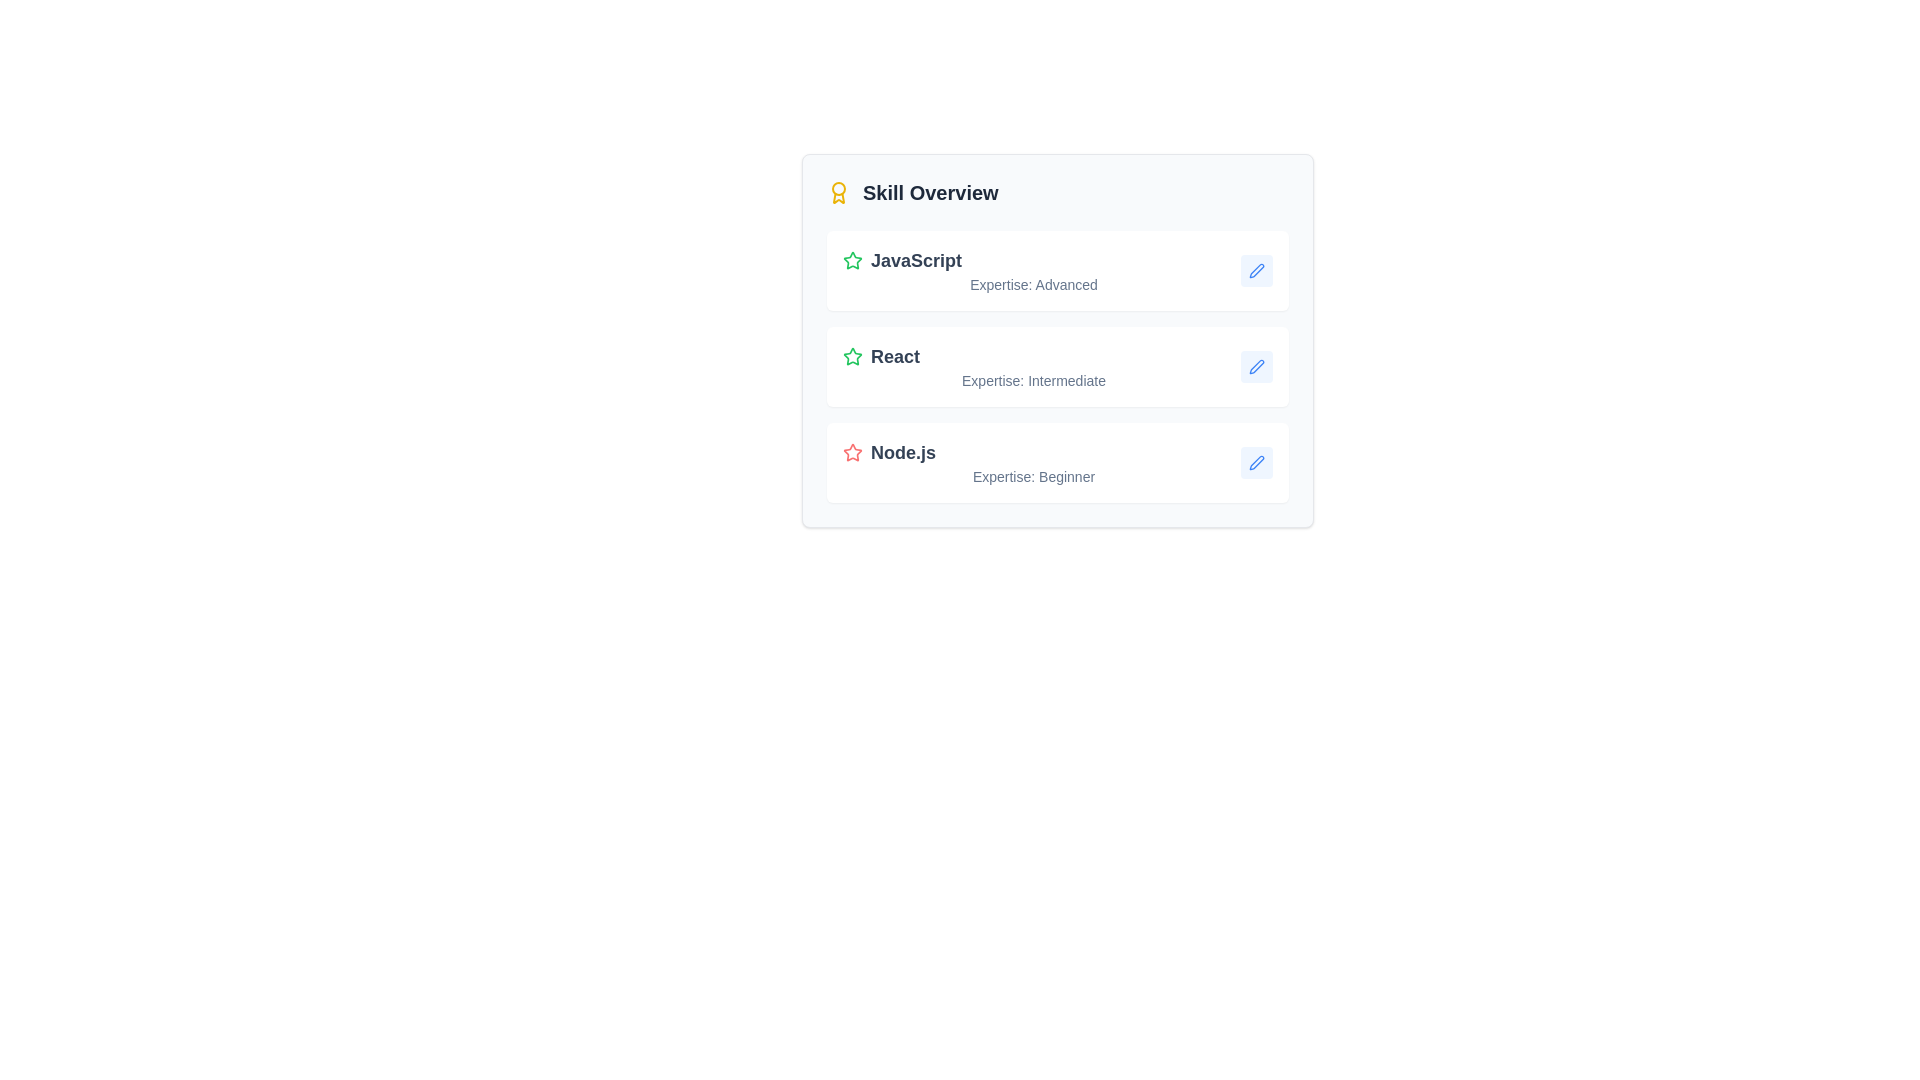 The image size is (1920, 1080). What do you see at coordinates (1256, 462) in the screenshot?
I see `the edit action icon located in the skill overview section, specifically in the third row, to the right of 'Node.js' and opposite 'Expertise: Beginner'` at bounding box center [1256, 462].